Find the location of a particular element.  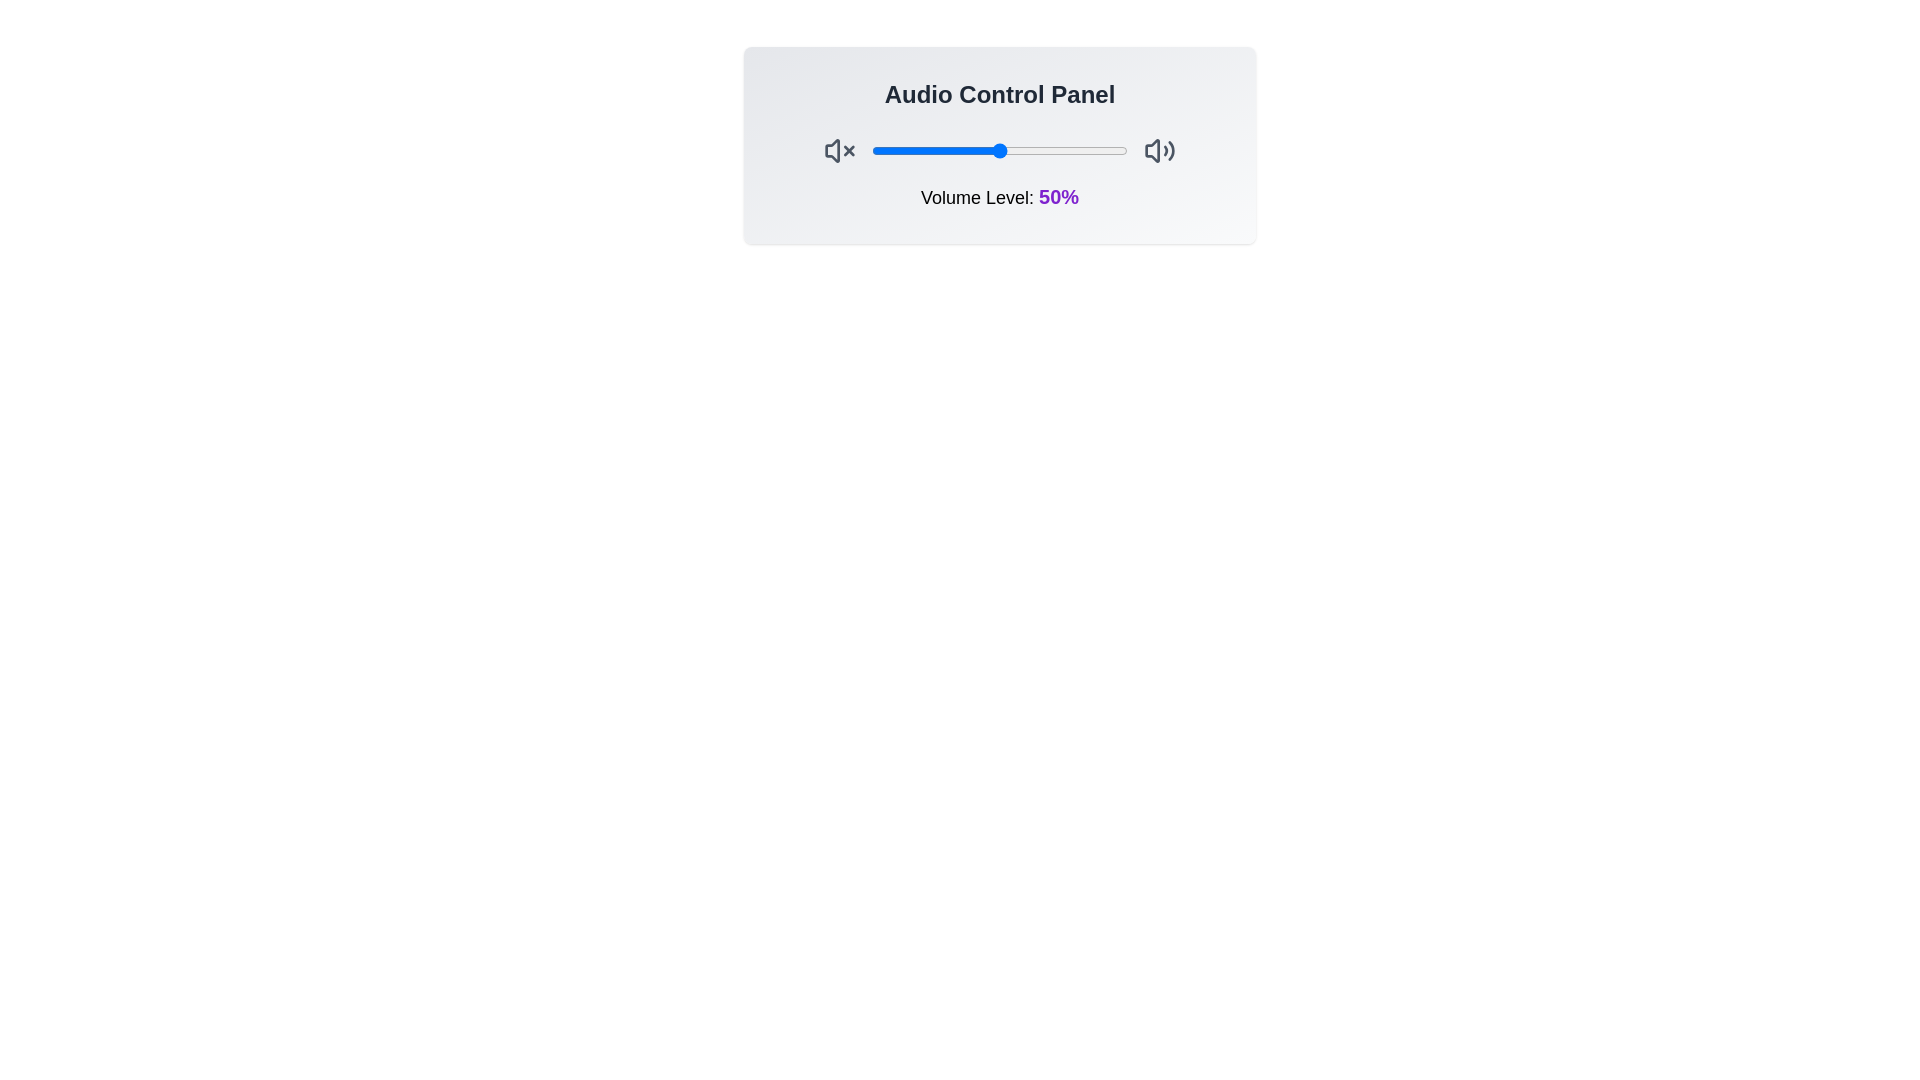

text label 'Volume Level:' which is displayed in a bold font style within the audio control interface, located directly below the audio slider and to the left of the percentage value '50% is located at coordinates (979, 197).